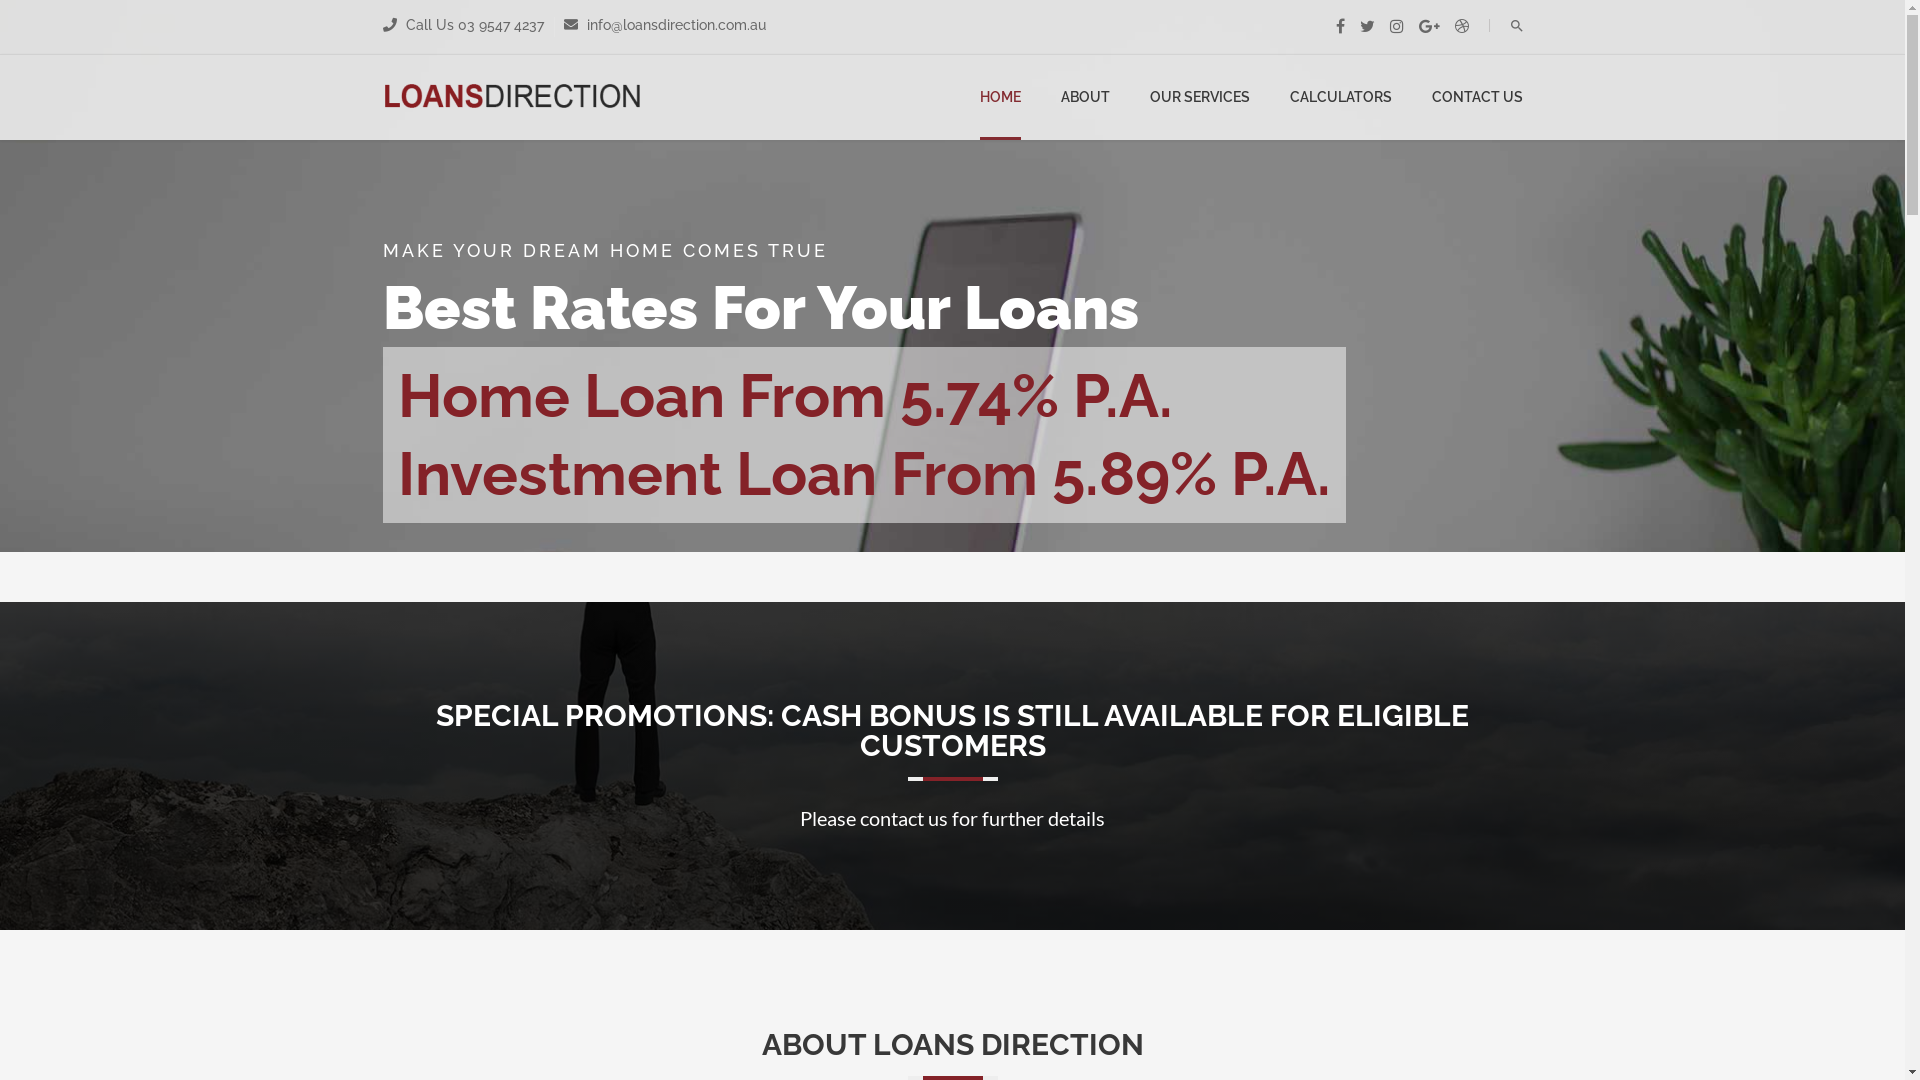 The image size is (1920, 1080). I want to click on 'Loans Direction', so click(382, 97).